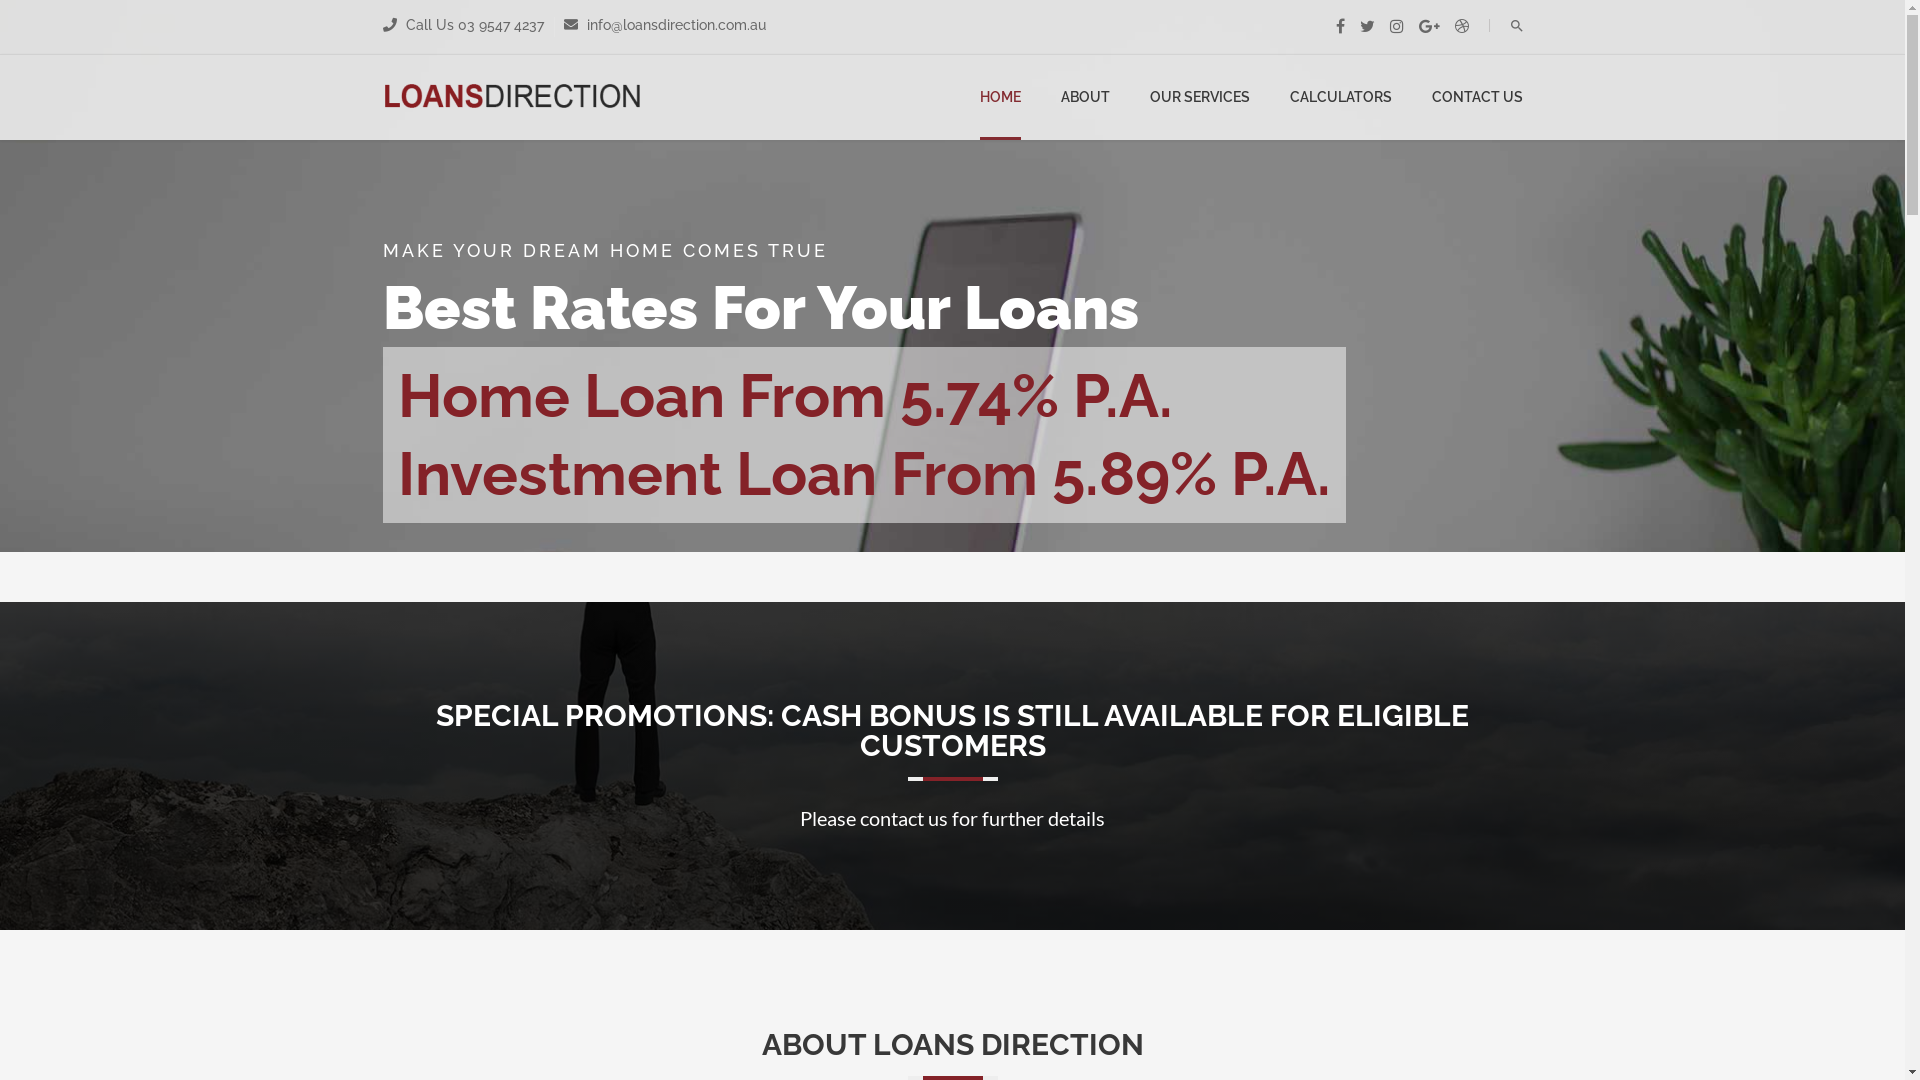 The image size is (1920, 1080). I want to click on 'Loans Direction', so click(382, 97).